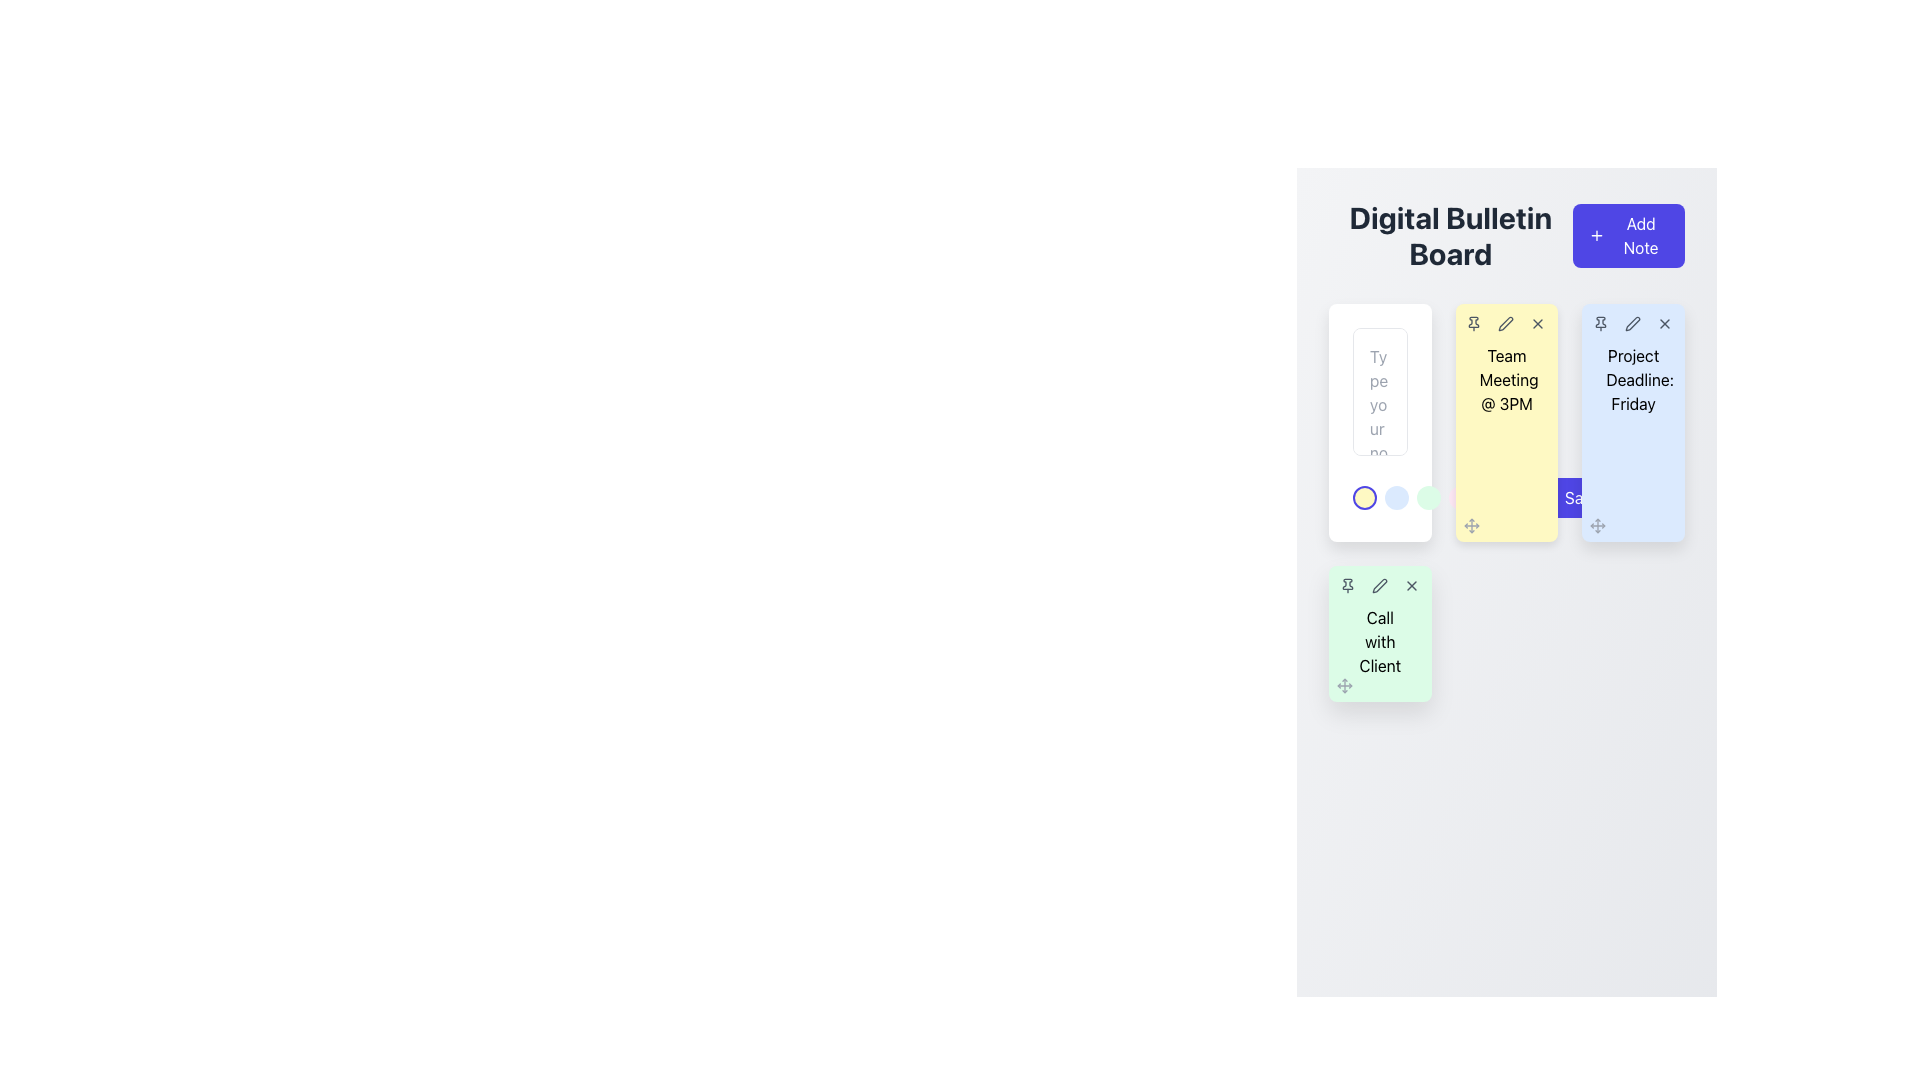 This screenshot has height=1080, width=1920. I want to click on the gray pin icon located in the top-left corner of the 'Team Meeting @ 3 PM' note, so click(1474, 323).